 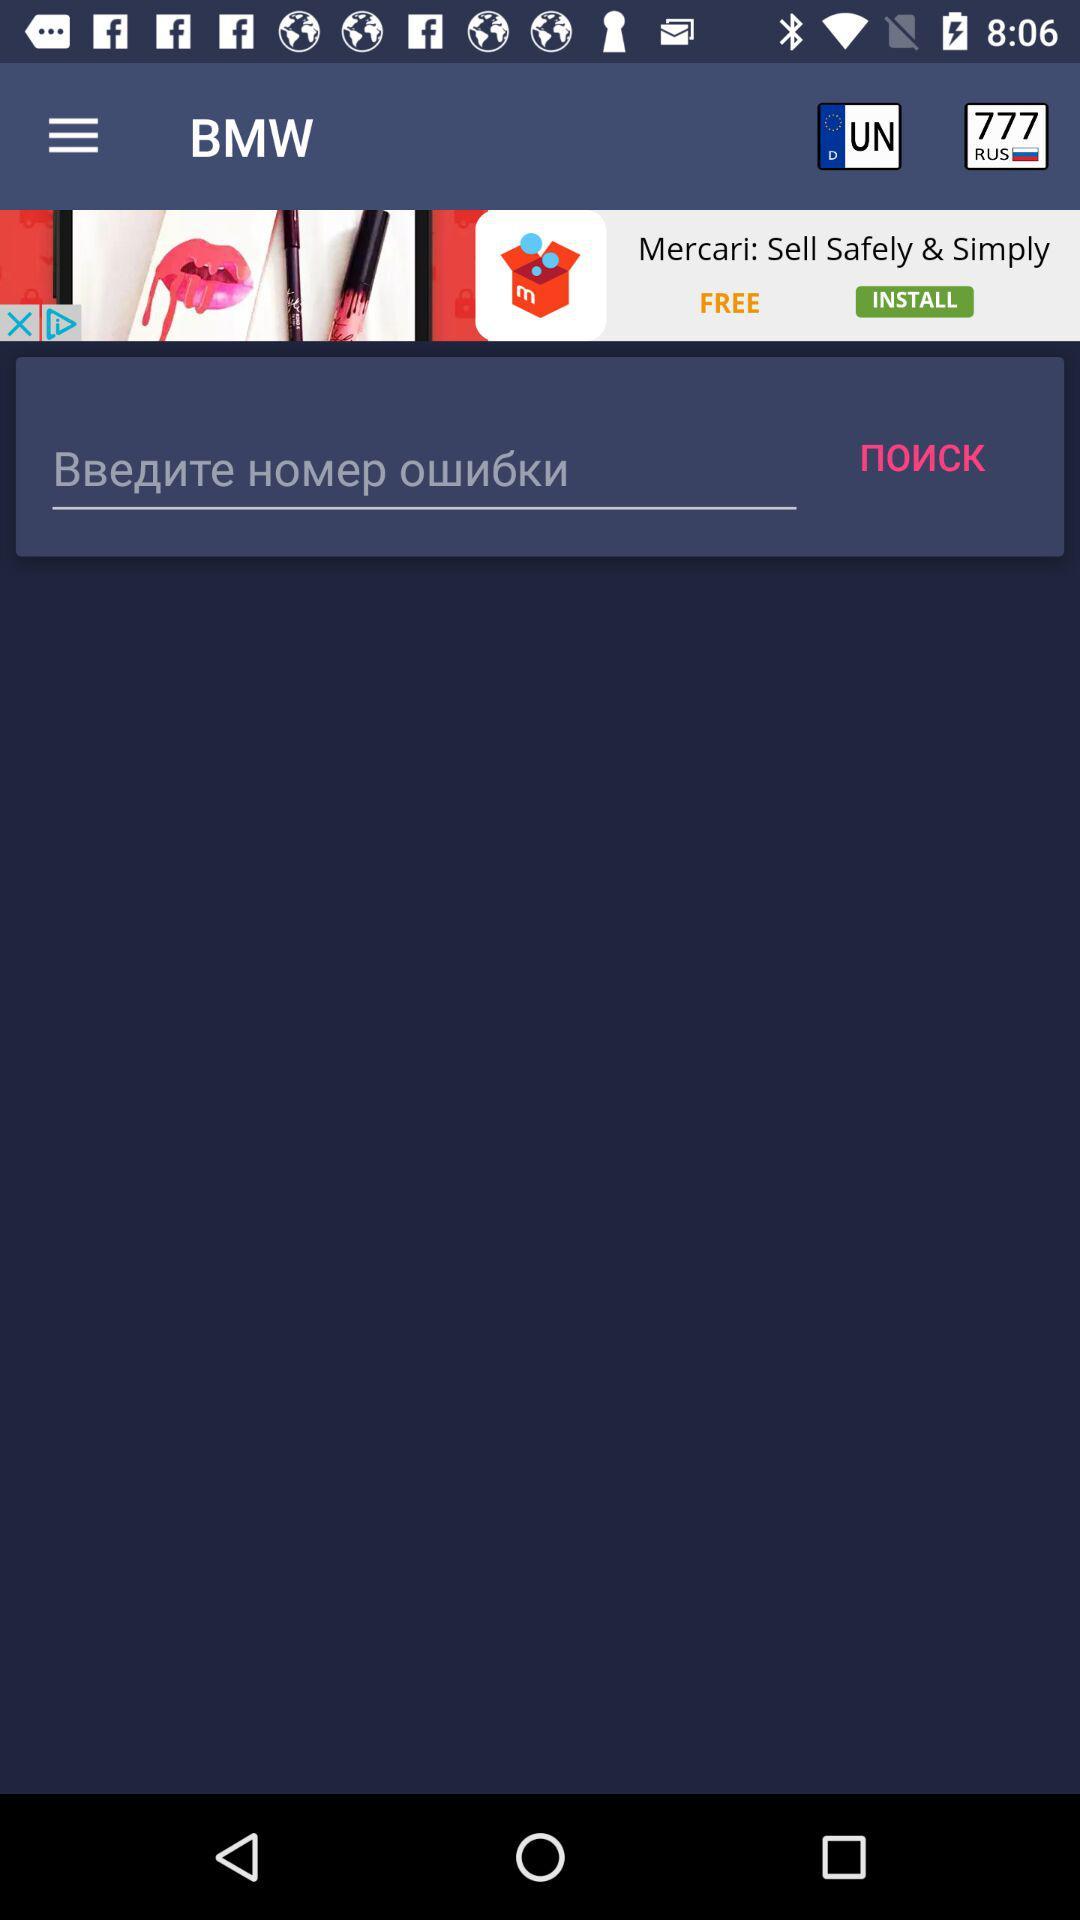 What do you see at coordinates (540, 274) in the screenshot?
I see `advertisement area` at bounding box center [540, 274].